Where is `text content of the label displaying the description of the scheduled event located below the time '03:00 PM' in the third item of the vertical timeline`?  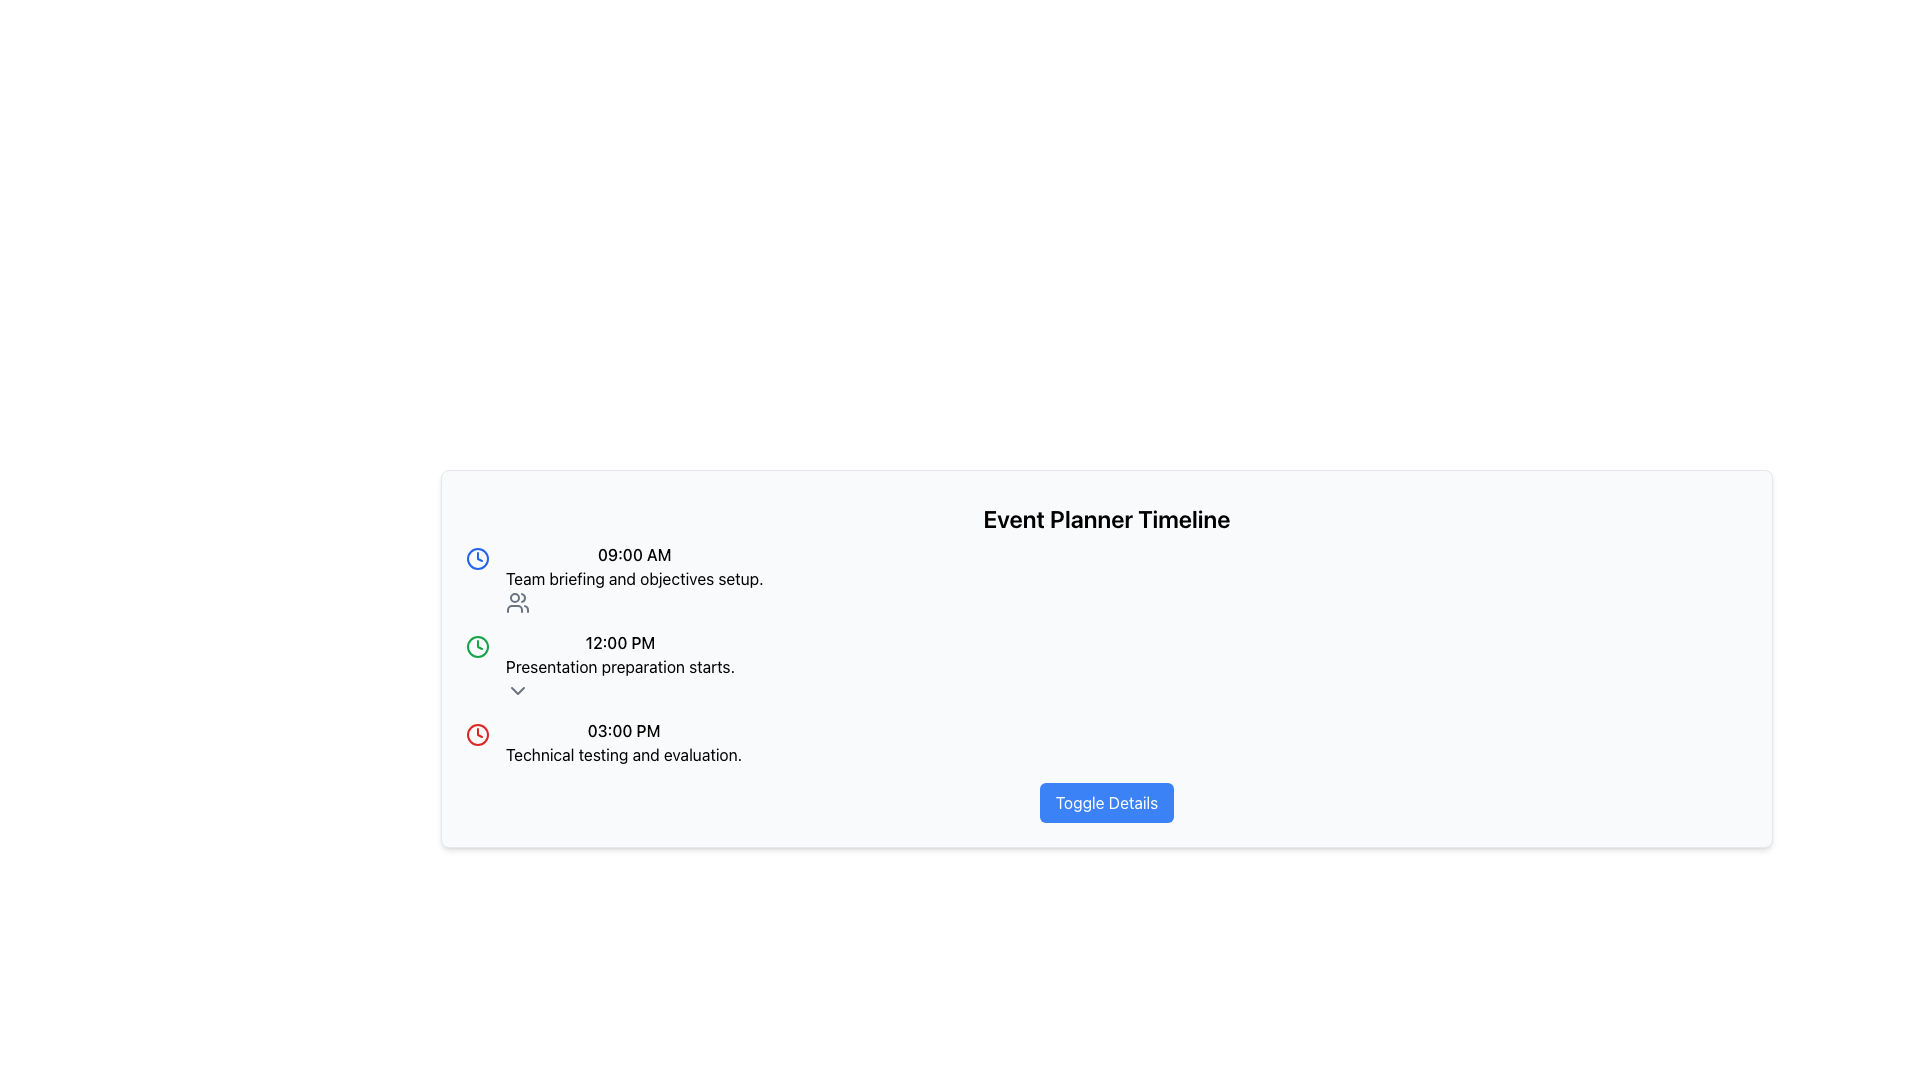
text content of the label displaying the description of the scheduled event located below the time '03:00 PM' in the third item of the vertical timeline is located at coordinates (623, 755).